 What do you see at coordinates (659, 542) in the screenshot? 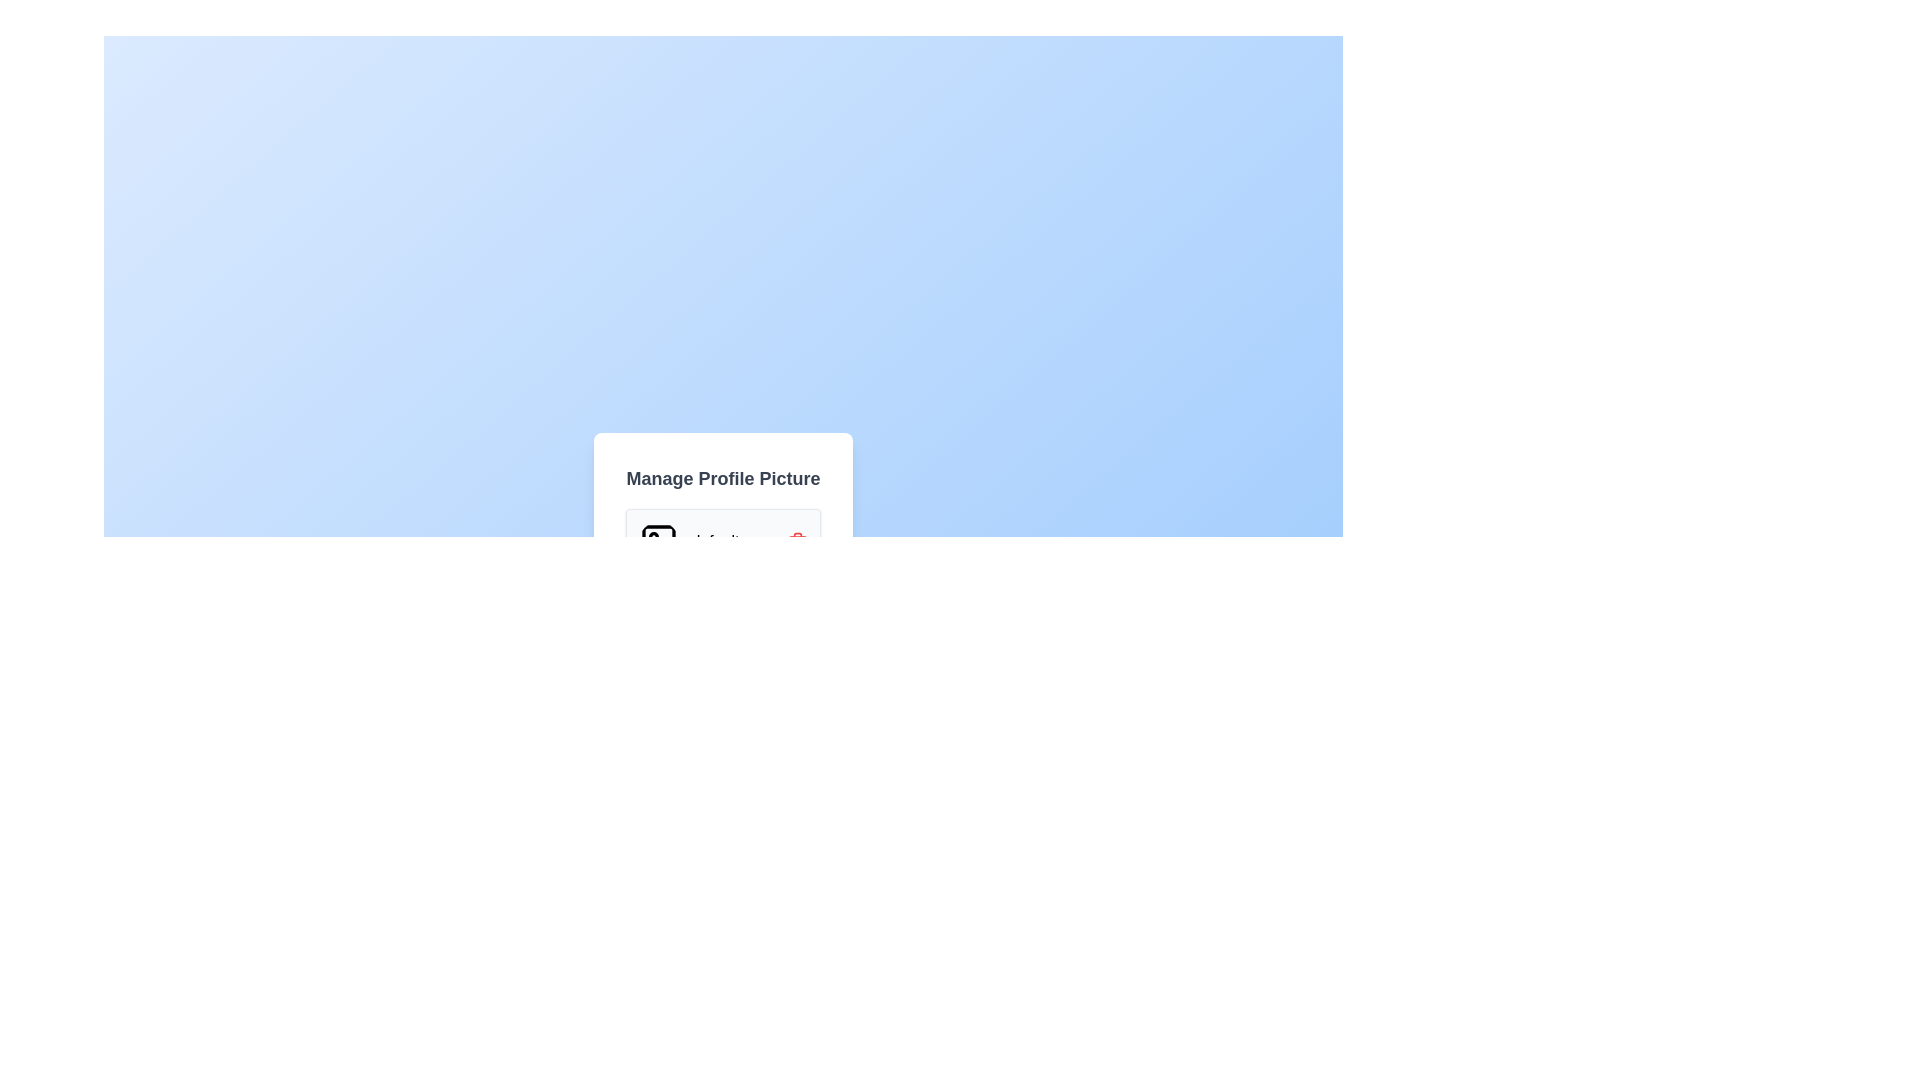
I see `the stylized graphical icon representing an image or placeholder for a profile picture` at bounding box center [659, 542].